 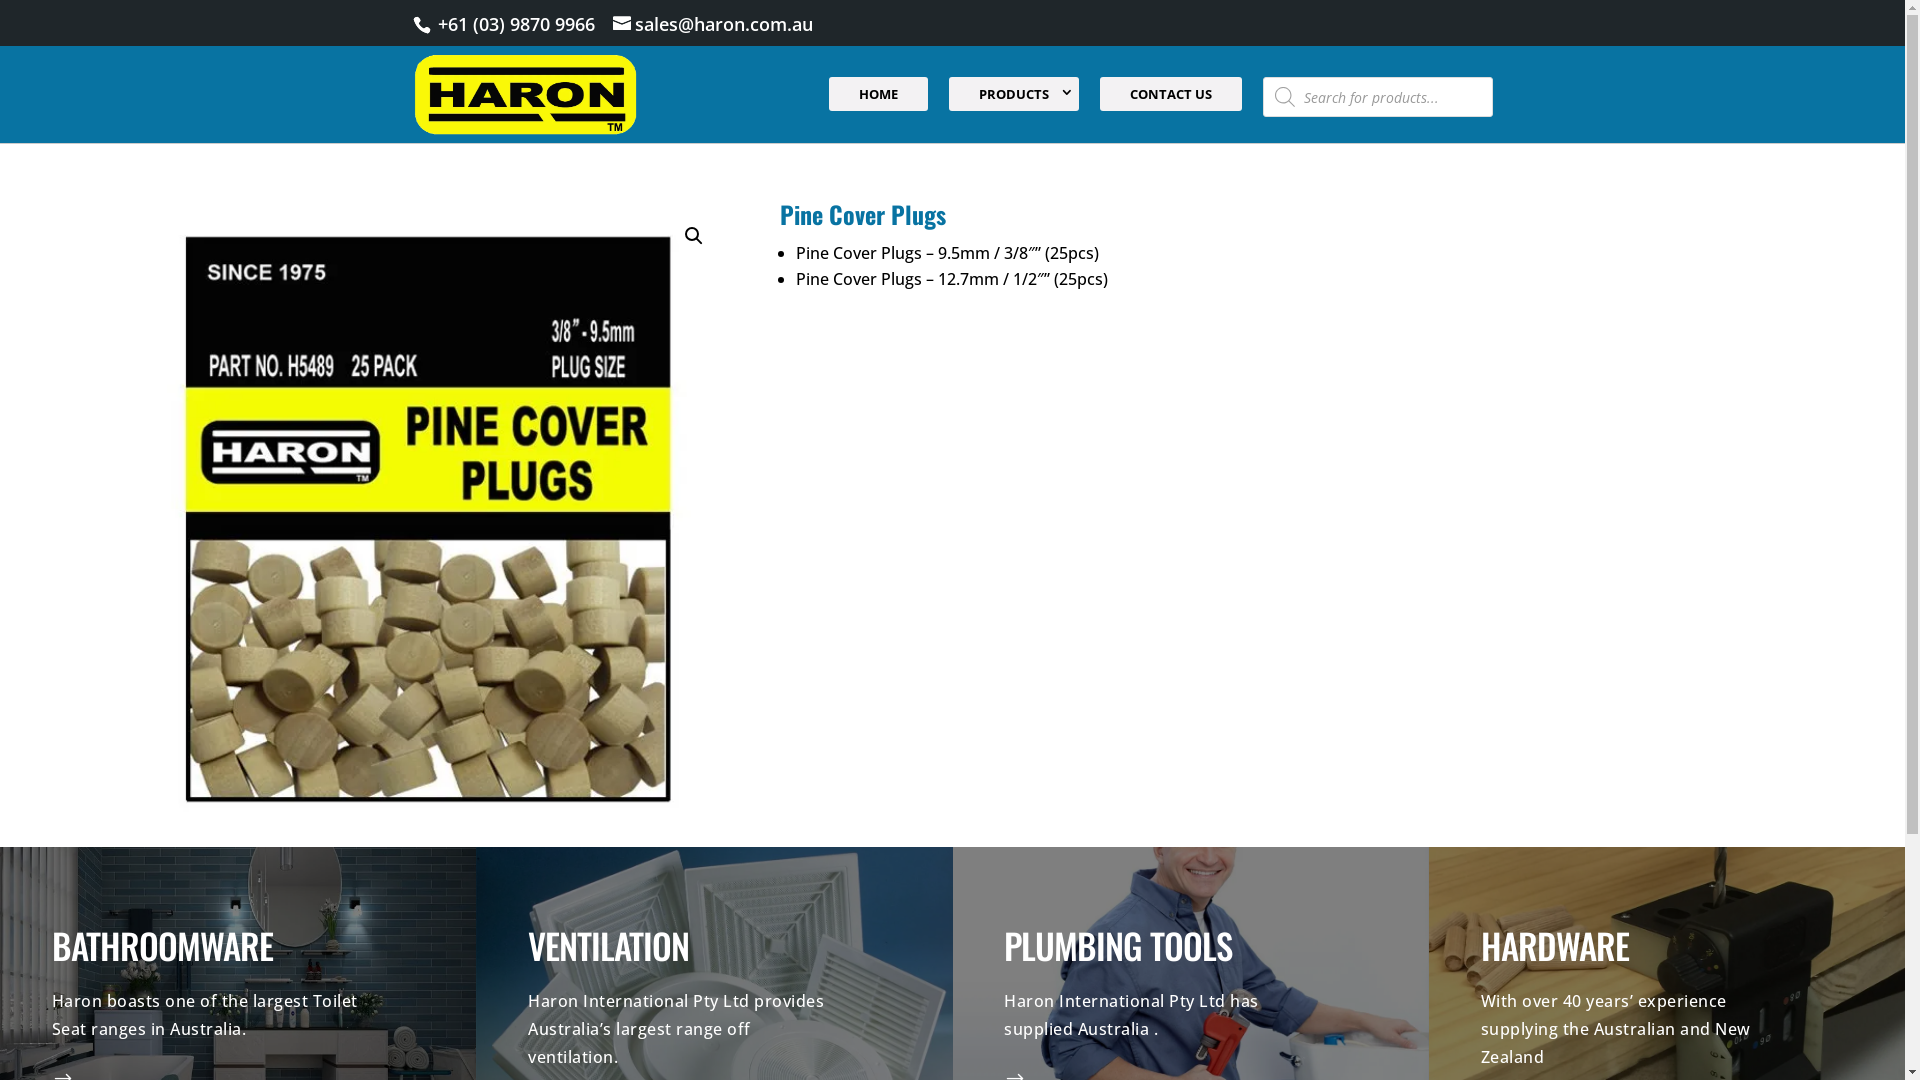 I want to click on 'VENTILATION', so click(x=607, y=945).